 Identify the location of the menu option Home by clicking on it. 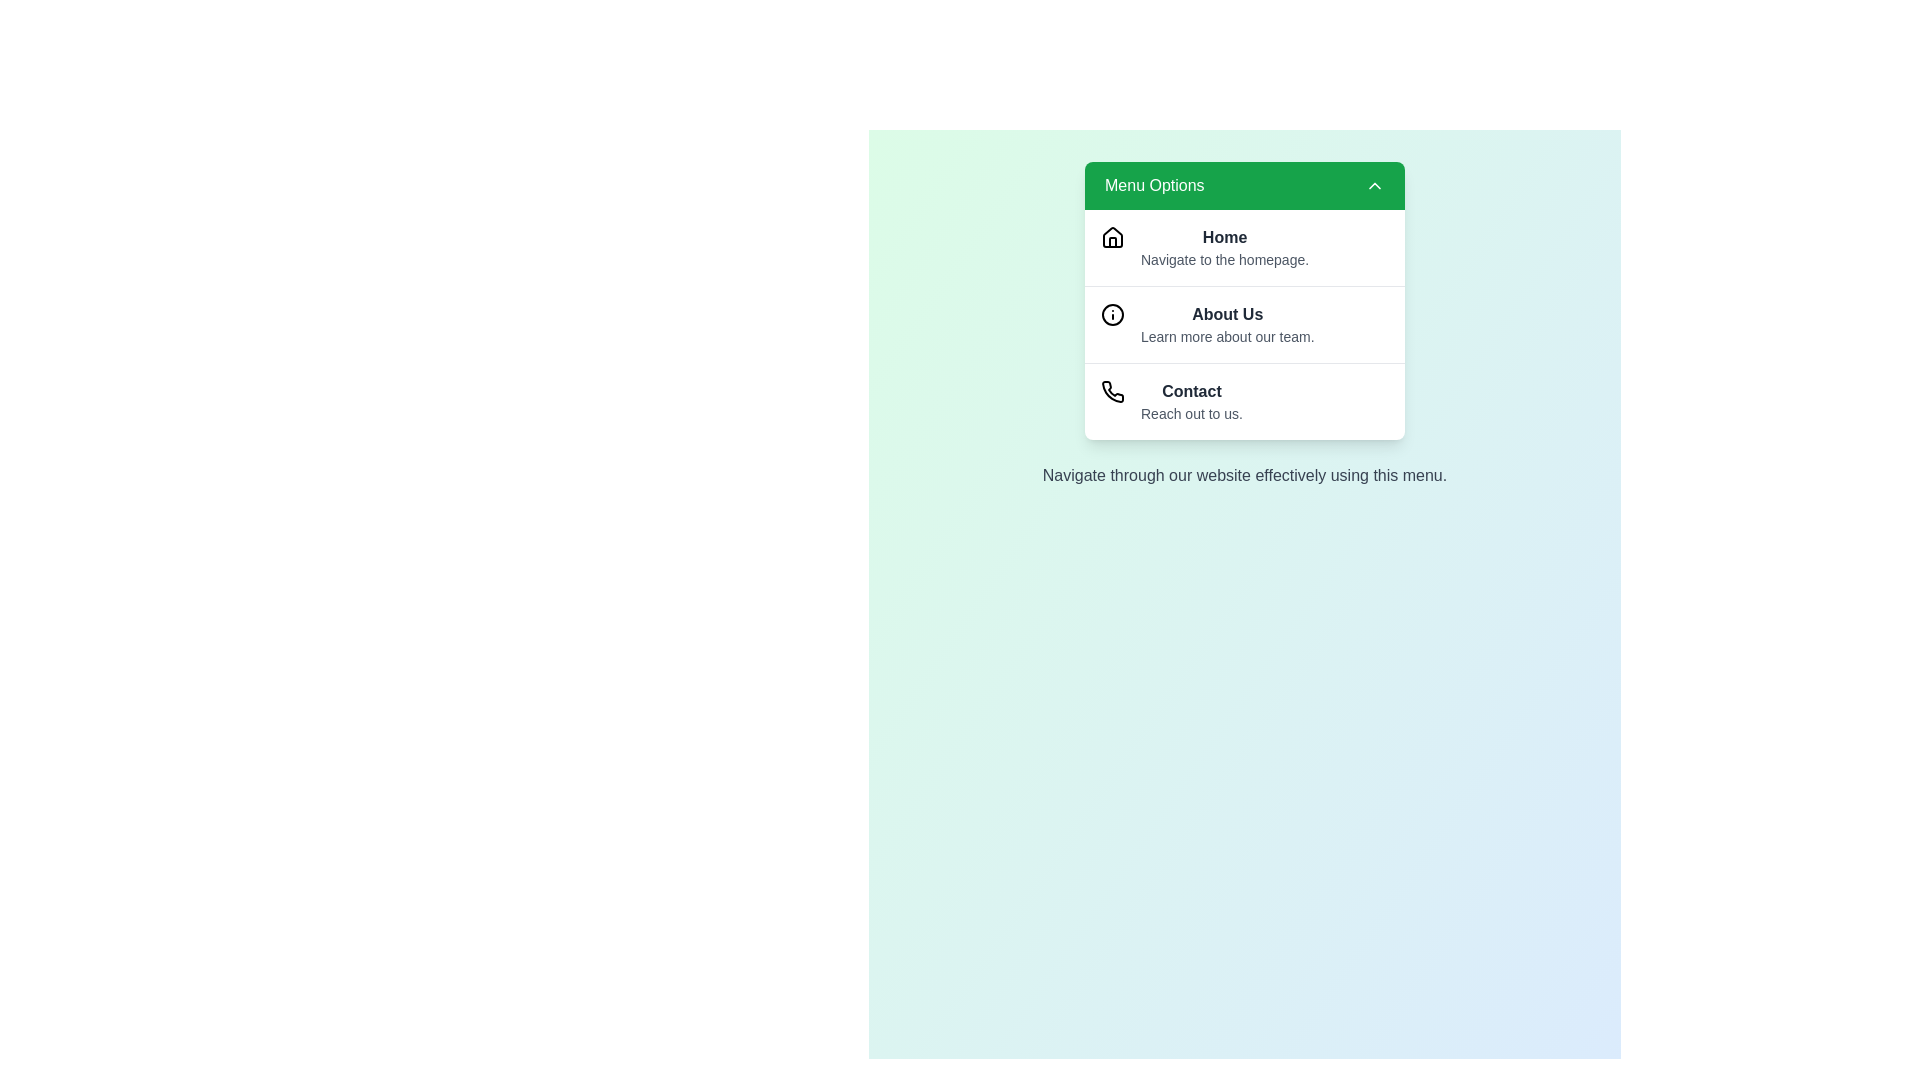
(1243, 246).